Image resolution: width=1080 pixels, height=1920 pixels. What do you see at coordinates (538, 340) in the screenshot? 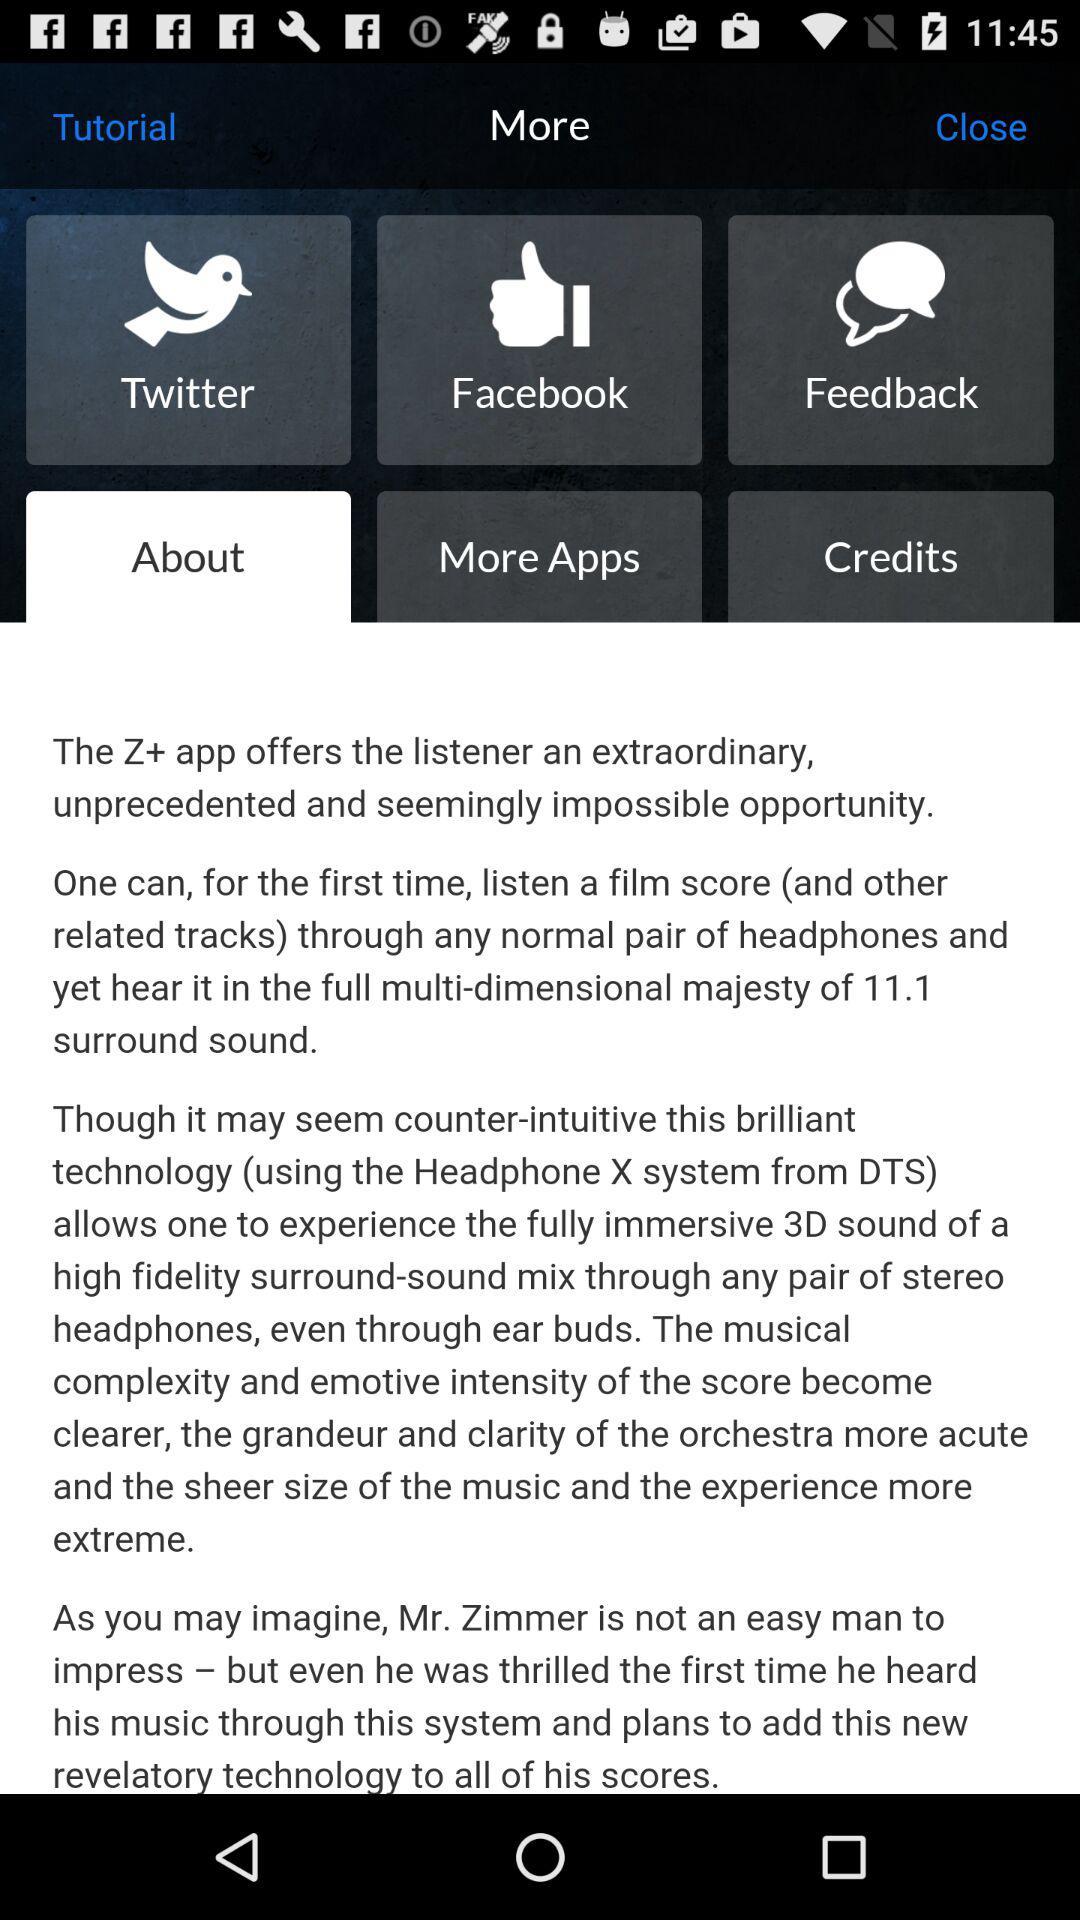
I see `facebook item` at bounding box center [538, 340].